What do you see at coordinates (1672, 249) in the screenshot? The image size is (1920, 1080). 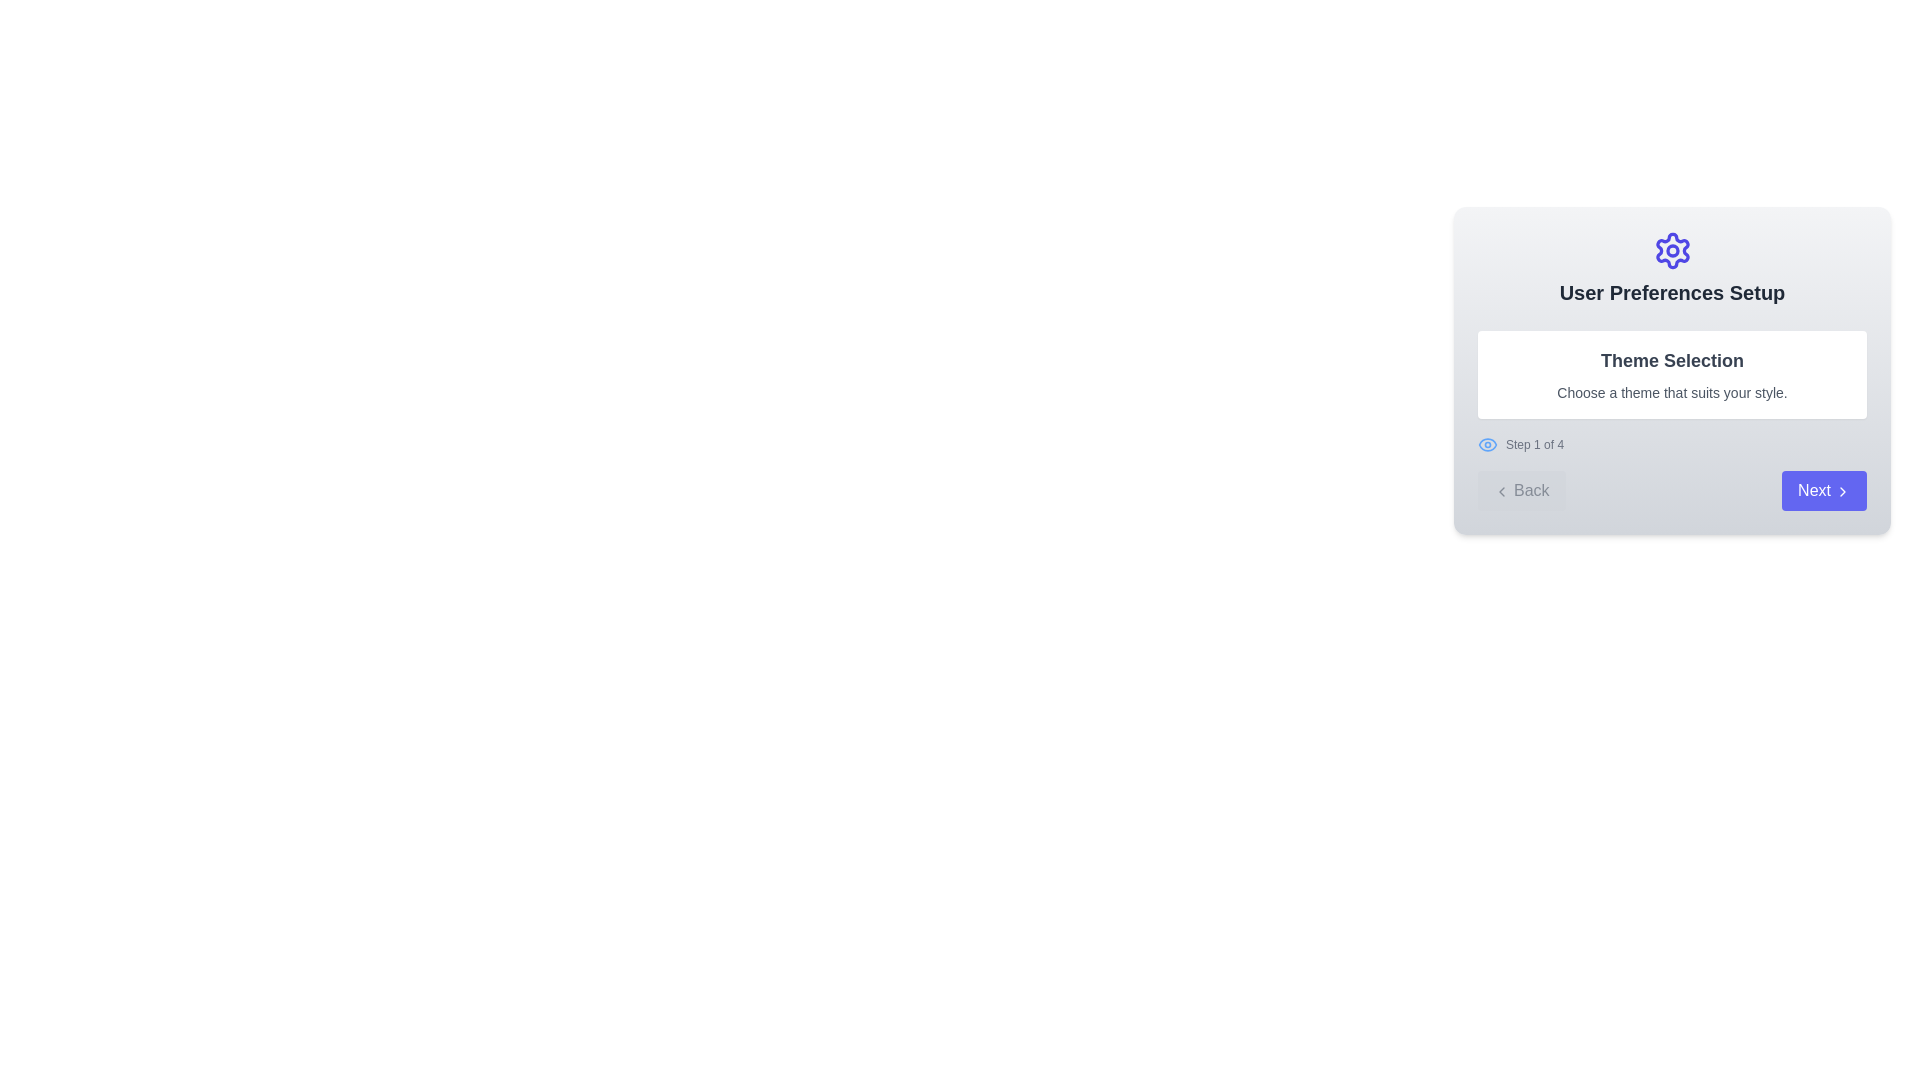 I see `the settings icon located at the top center of the 'User Preferences Setup' card, which visually represents the concept of settings or preferences` at bounding box center [1672, 249].